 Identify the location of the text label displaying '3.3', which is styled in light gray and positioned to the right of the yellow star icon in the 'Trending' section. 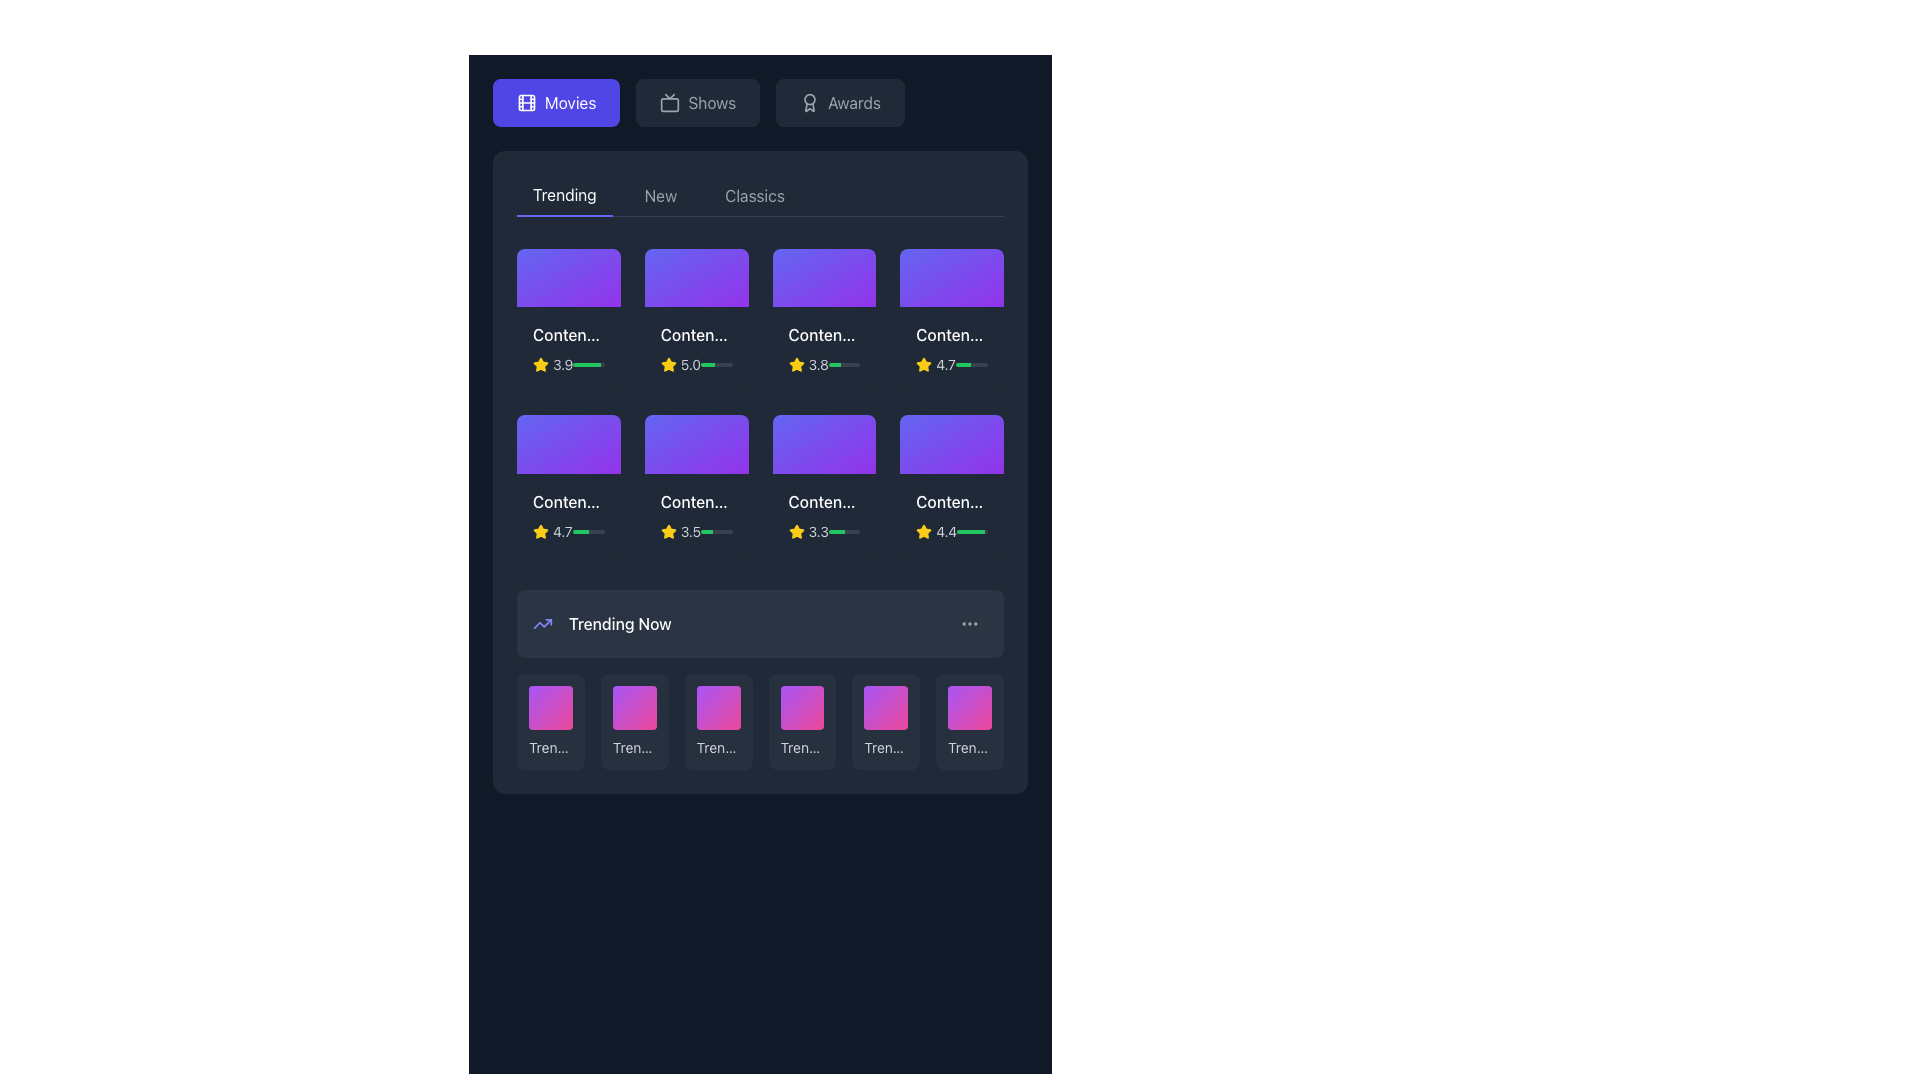
(818, 530).